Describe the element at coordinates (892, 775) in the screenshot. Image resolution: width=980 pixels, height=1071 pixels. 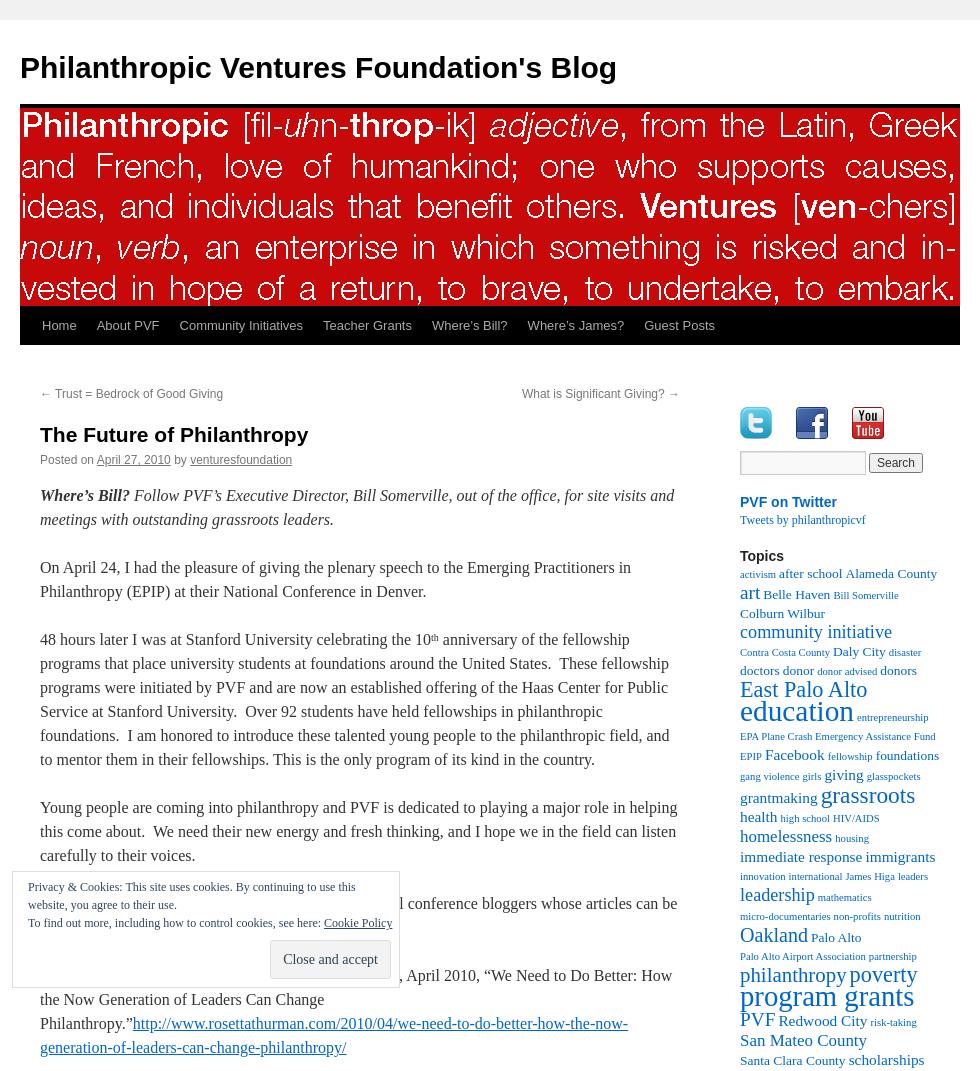
I see `'glasspockets'` at that location.